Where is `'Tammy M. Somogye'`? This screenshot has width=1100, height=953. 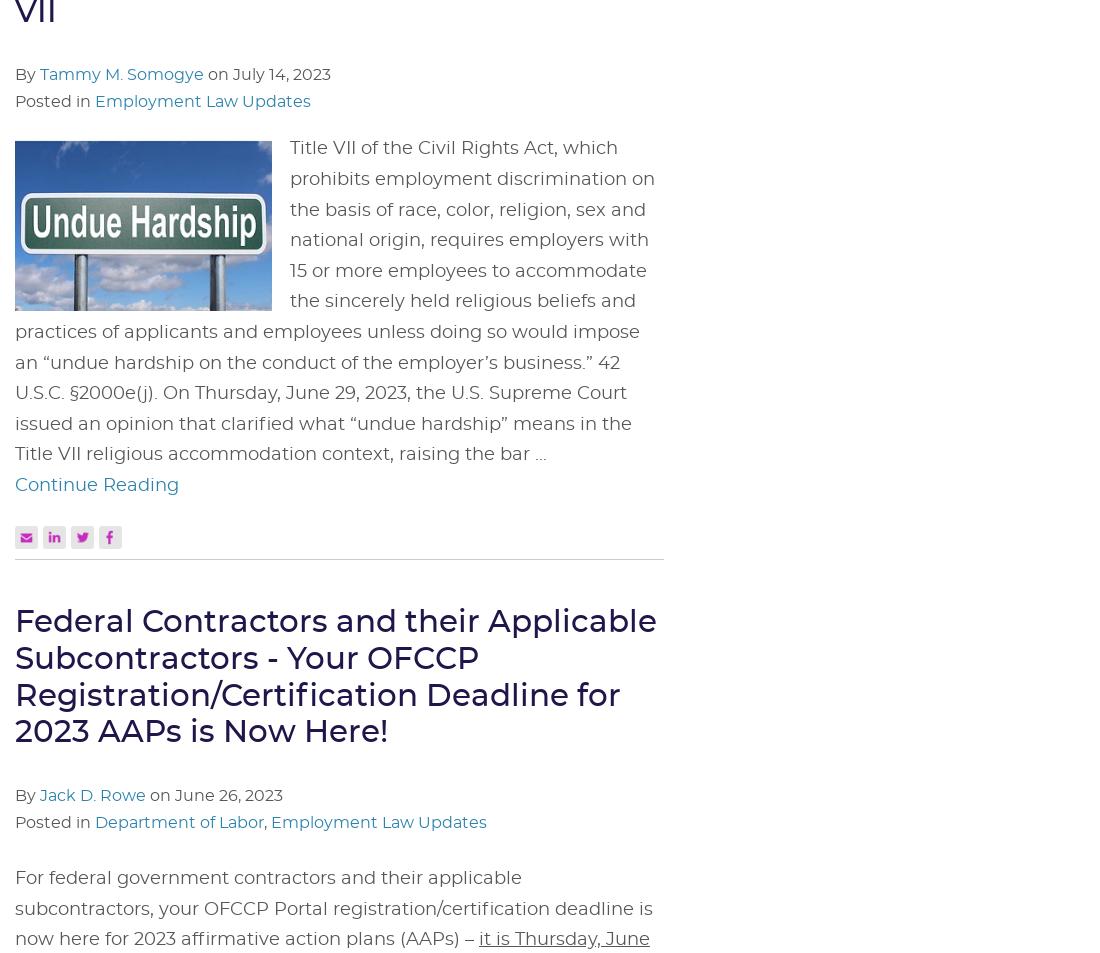 'Tammy M. Somogye' is located at coordinates (121, 74).